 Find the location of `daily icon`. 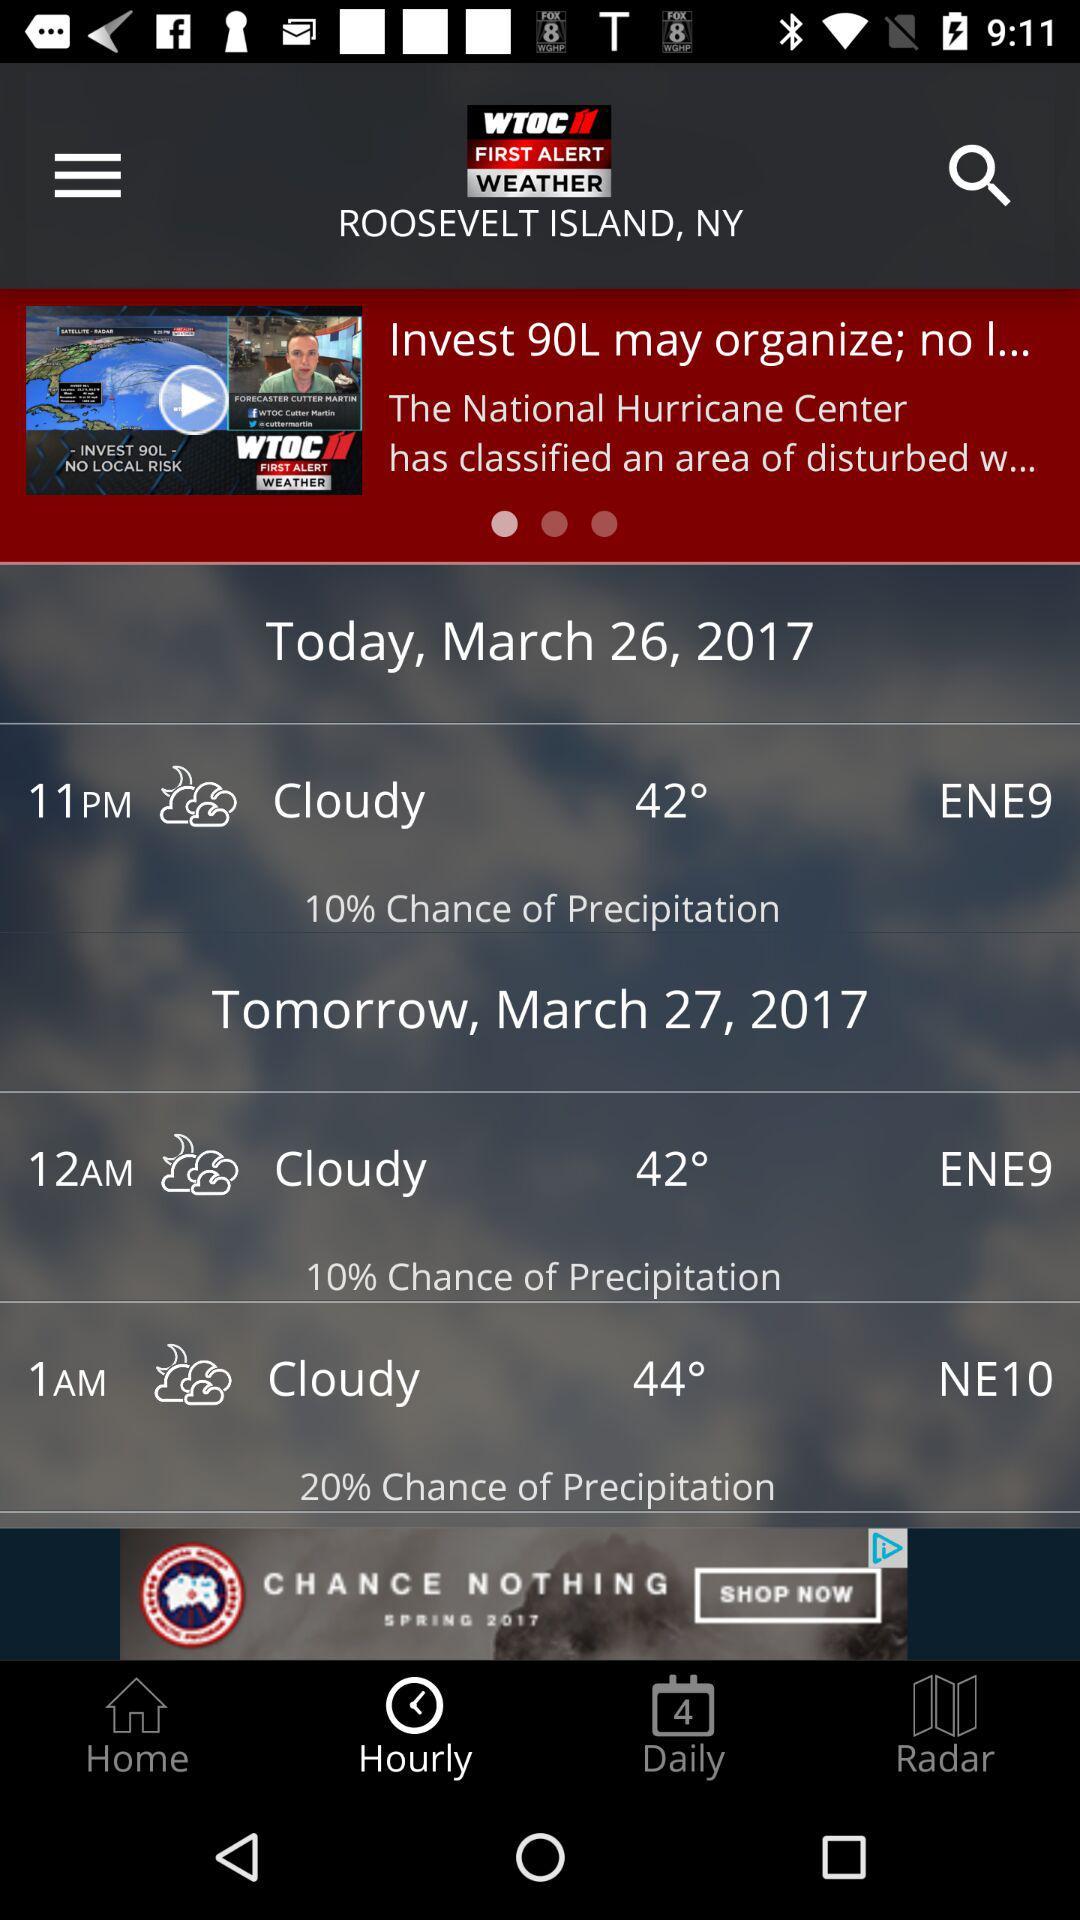

daily icon is located at coordinates (682, 1726).